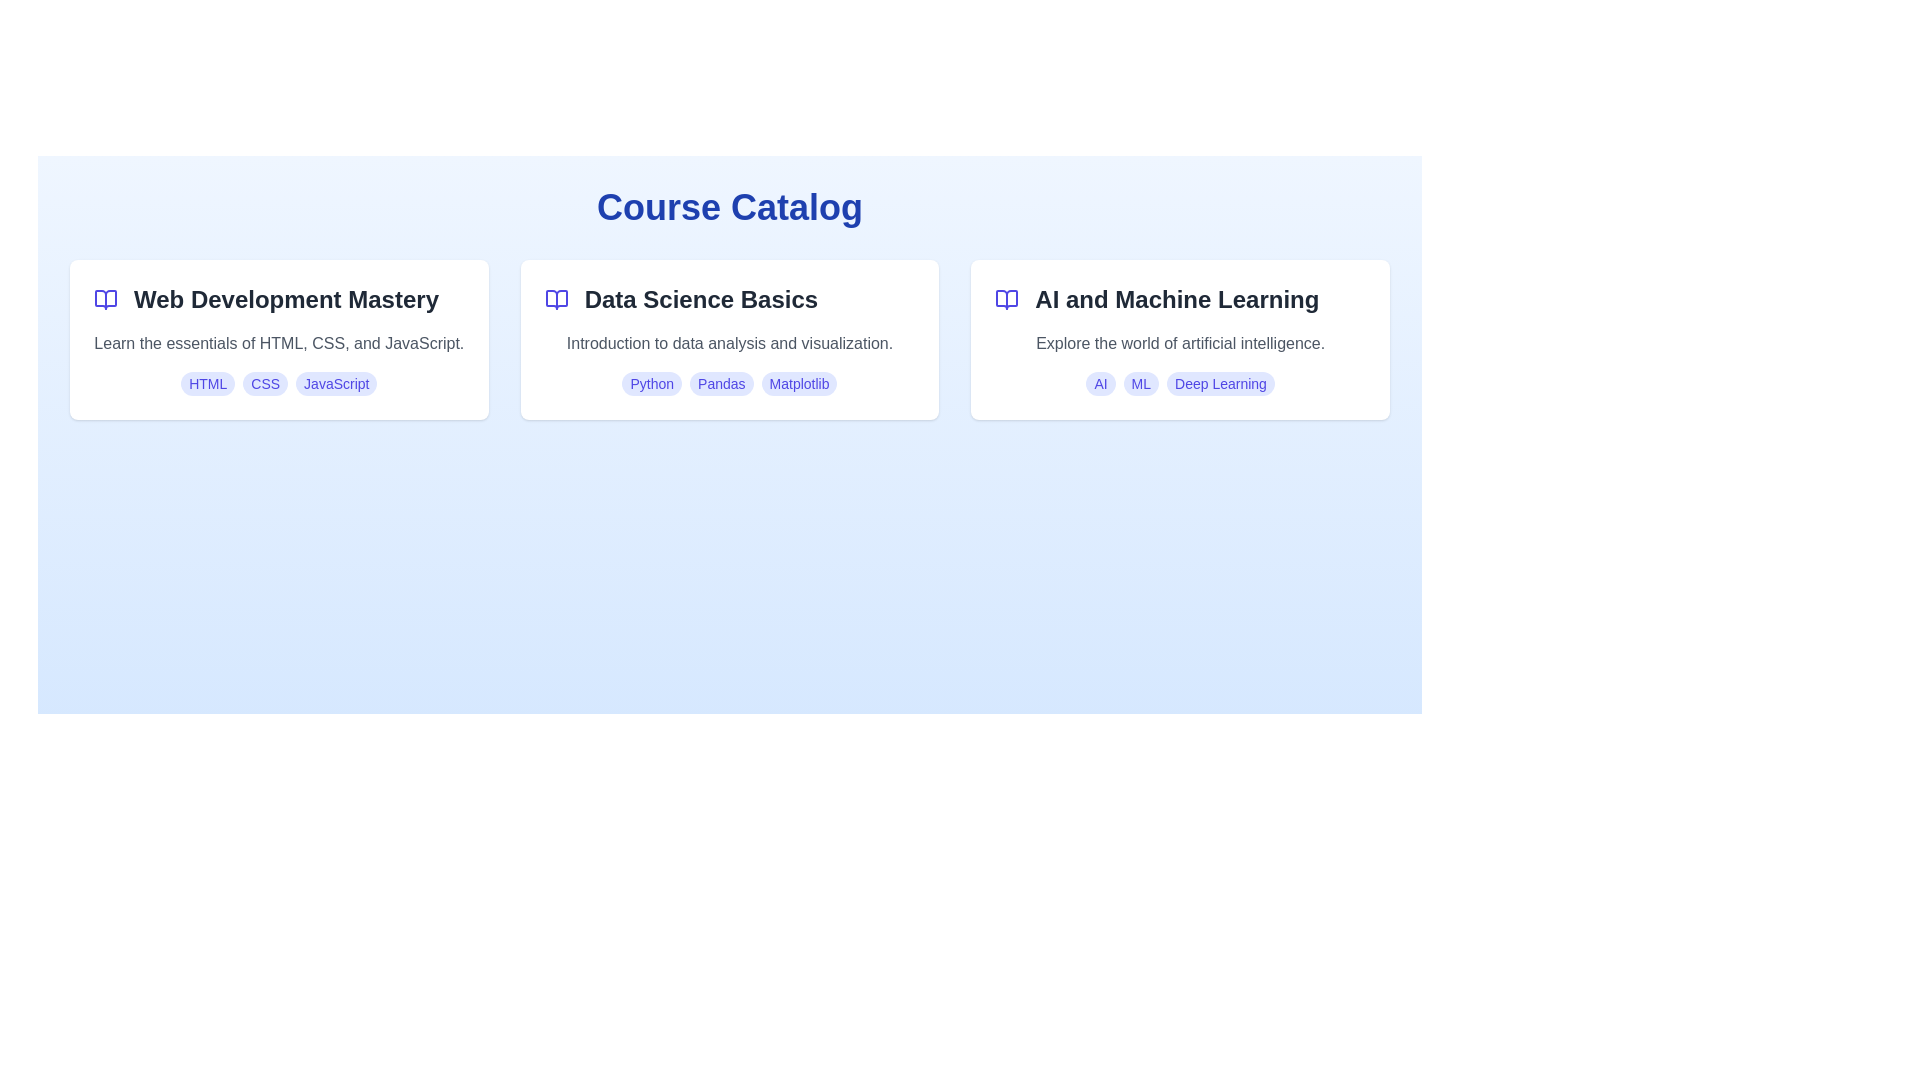 The image size is (1920, 1080). I want to click on the blue book icon located in the top-left corner of the rightmost card, preceding the title 'AI and Machine Learning', so click(1007, 300).